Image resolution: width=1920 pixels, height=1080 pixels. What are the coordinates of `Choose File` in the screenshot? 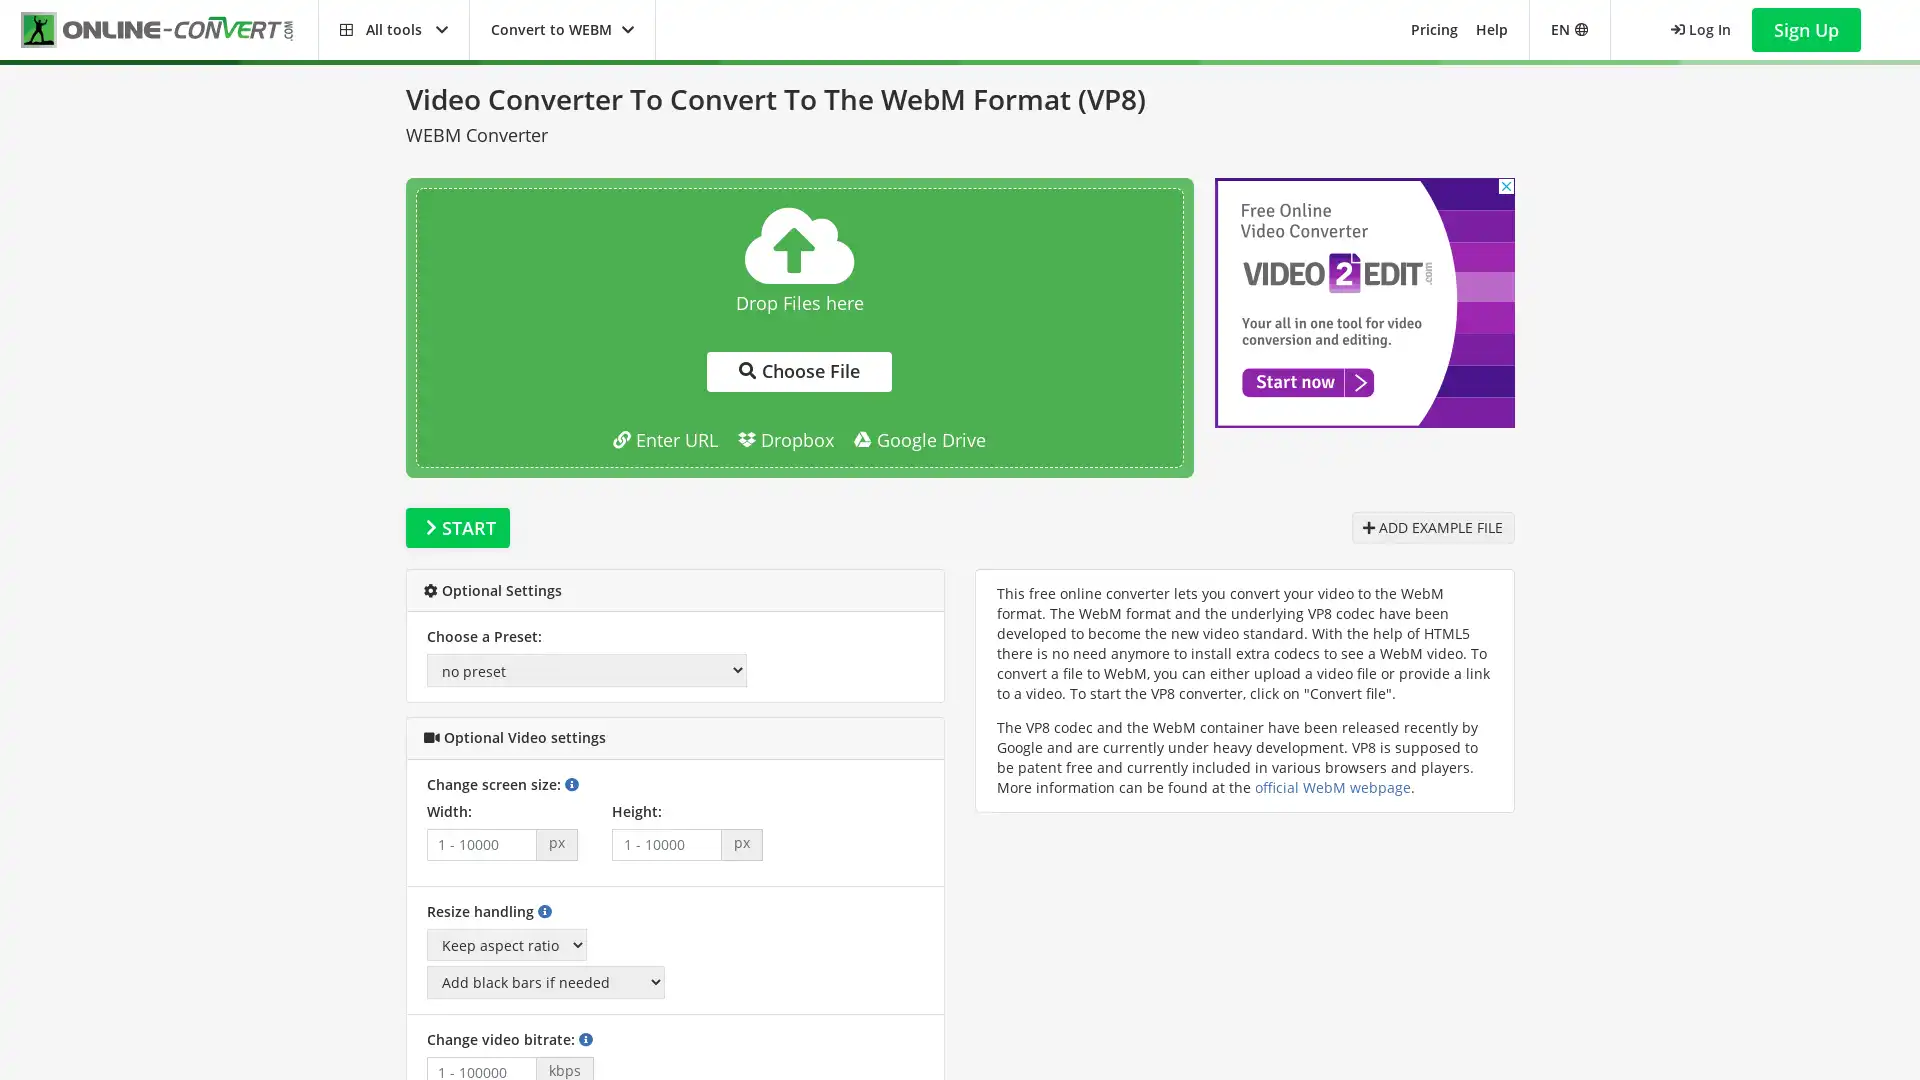 It's located at (798, 371).